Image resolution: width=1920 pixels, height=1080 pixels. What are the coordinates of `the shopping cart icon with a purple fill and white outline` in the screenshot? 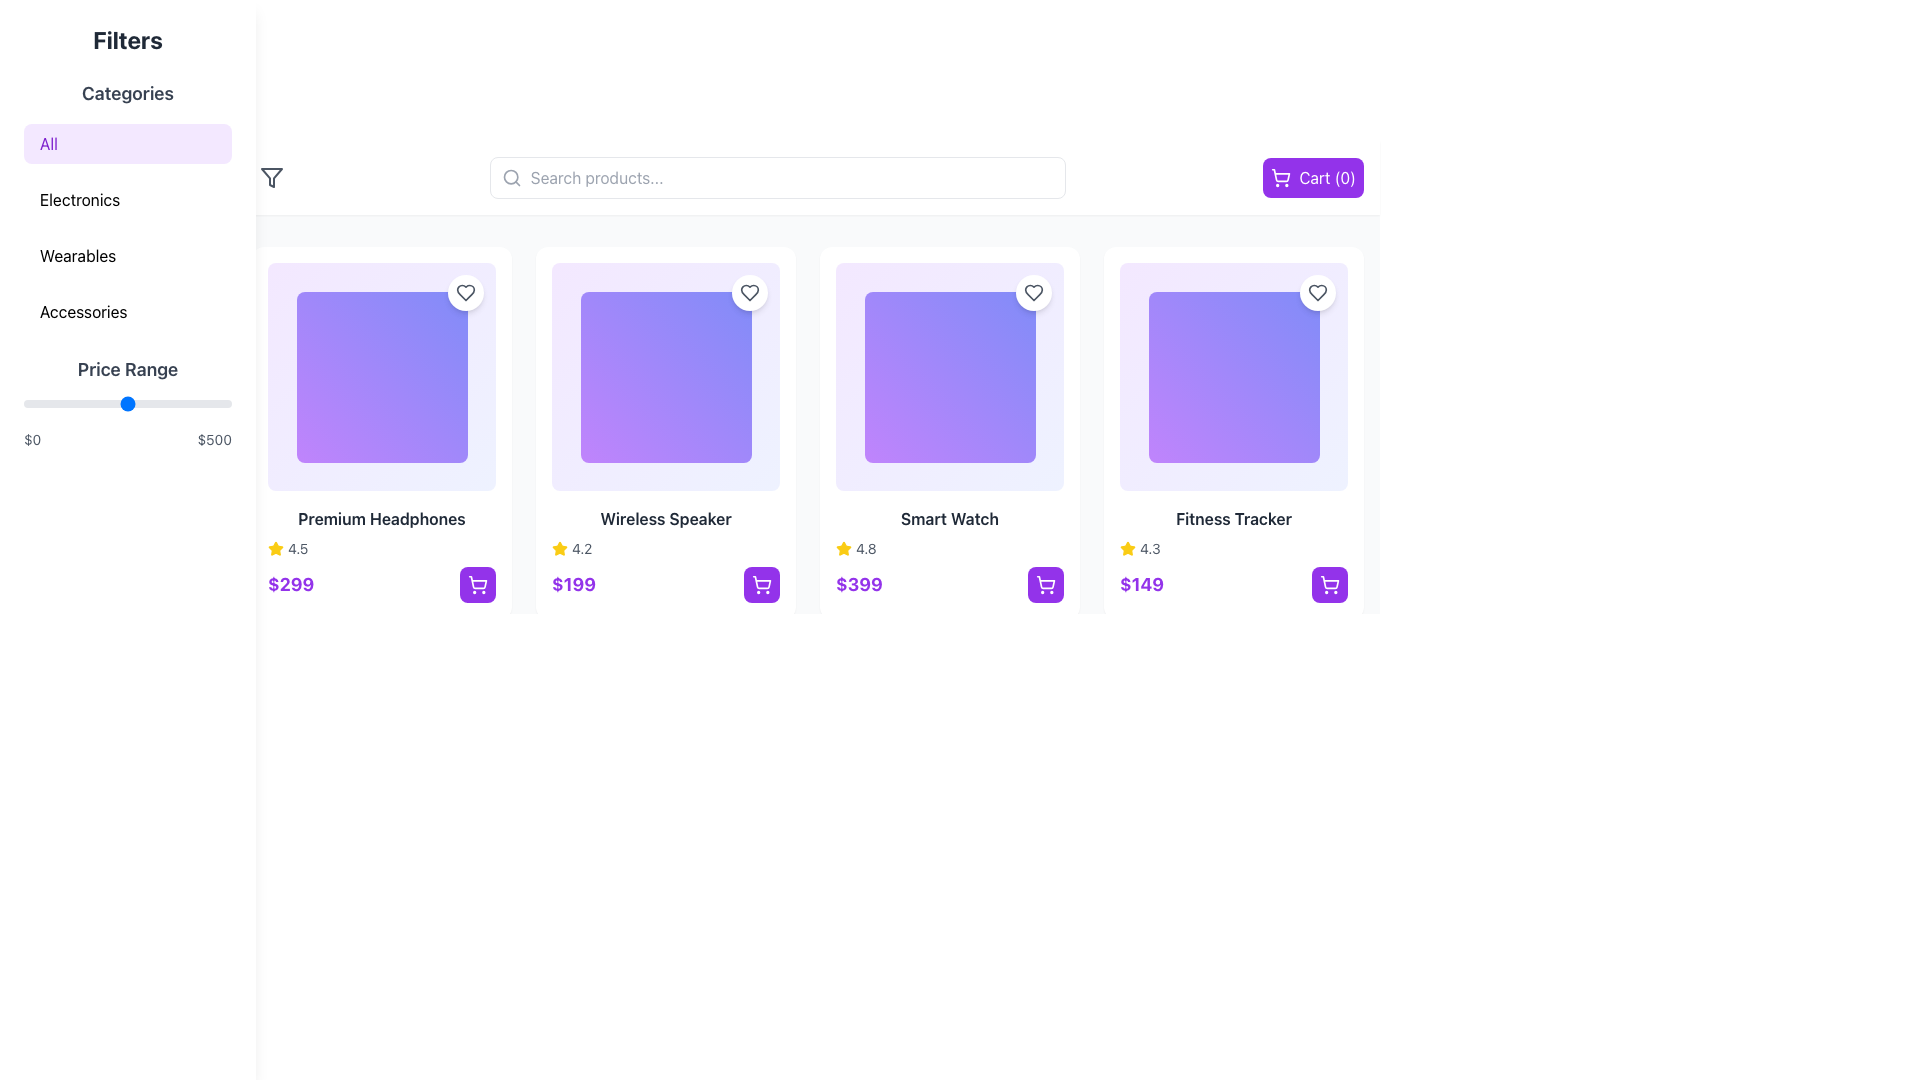 It's located at (477, 585).